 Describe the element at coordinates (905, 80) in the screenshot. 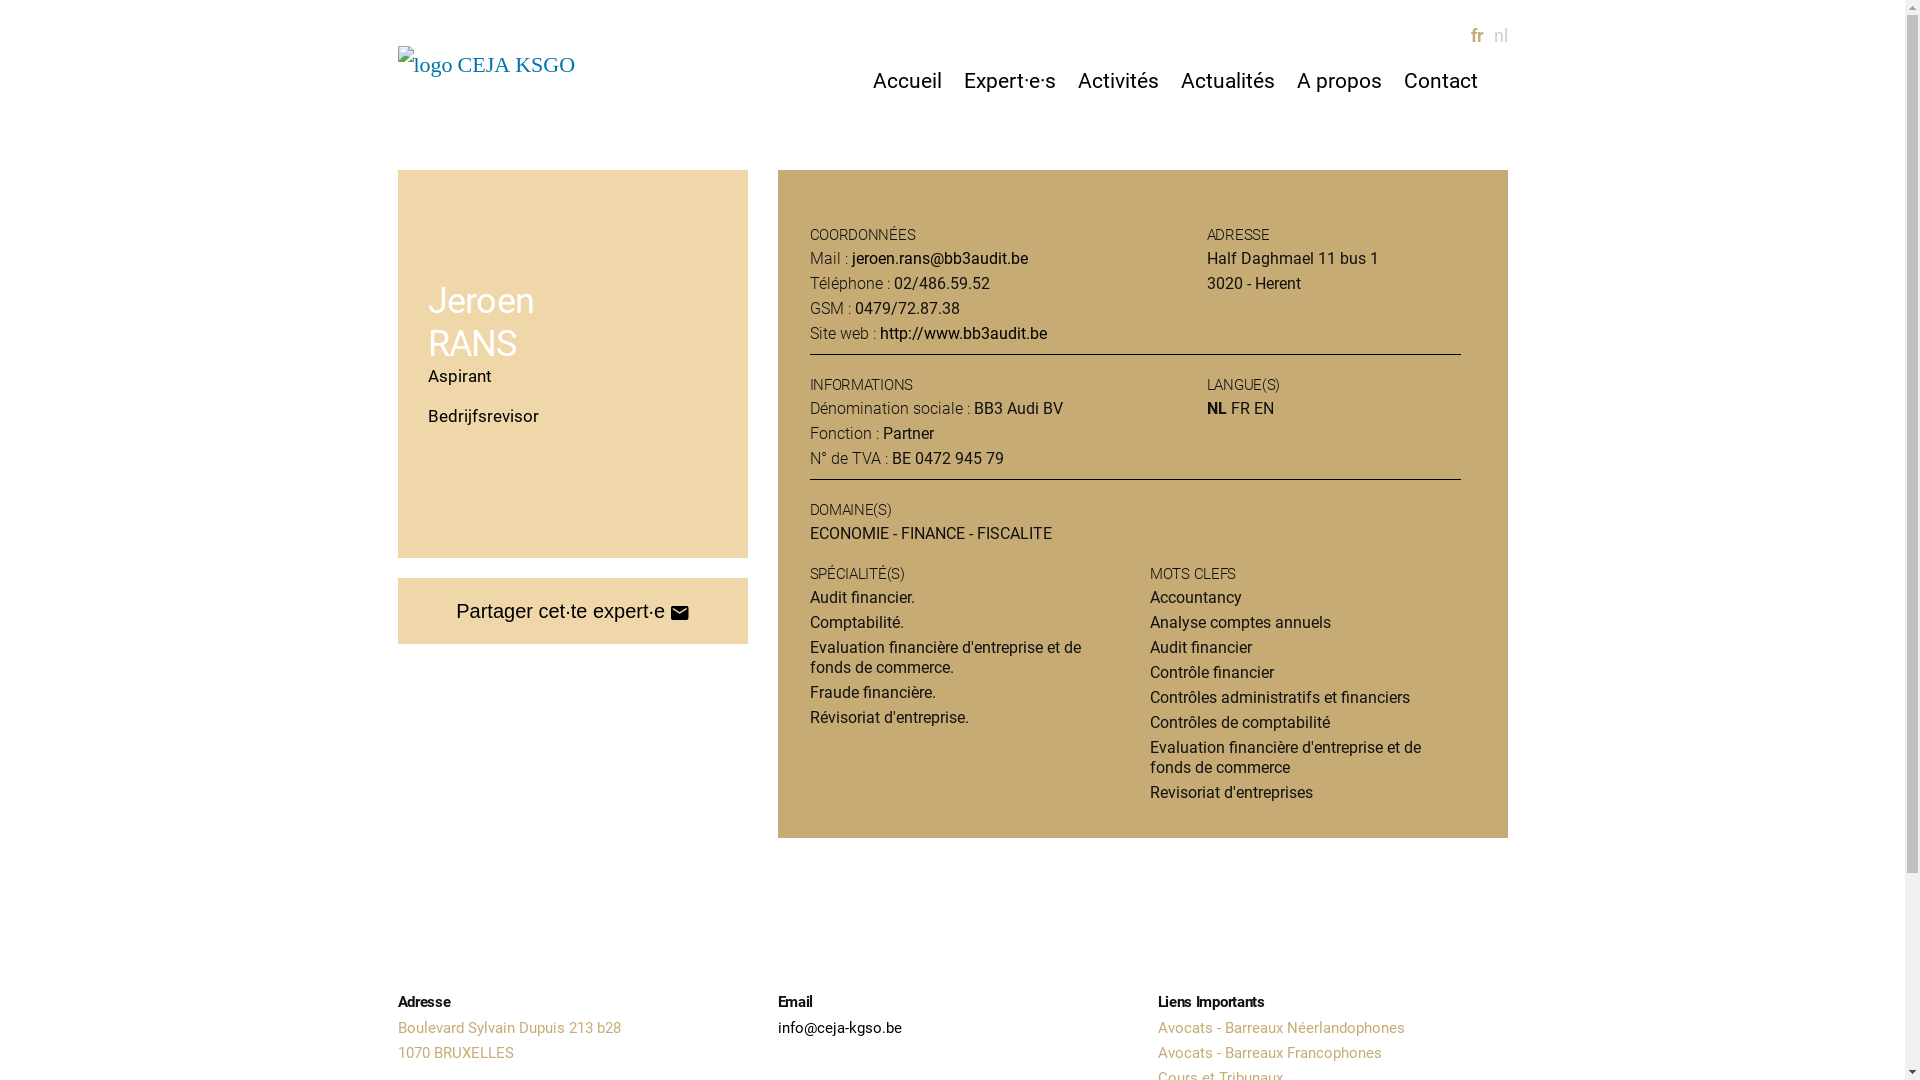

I see `'Accueil'` at that location.